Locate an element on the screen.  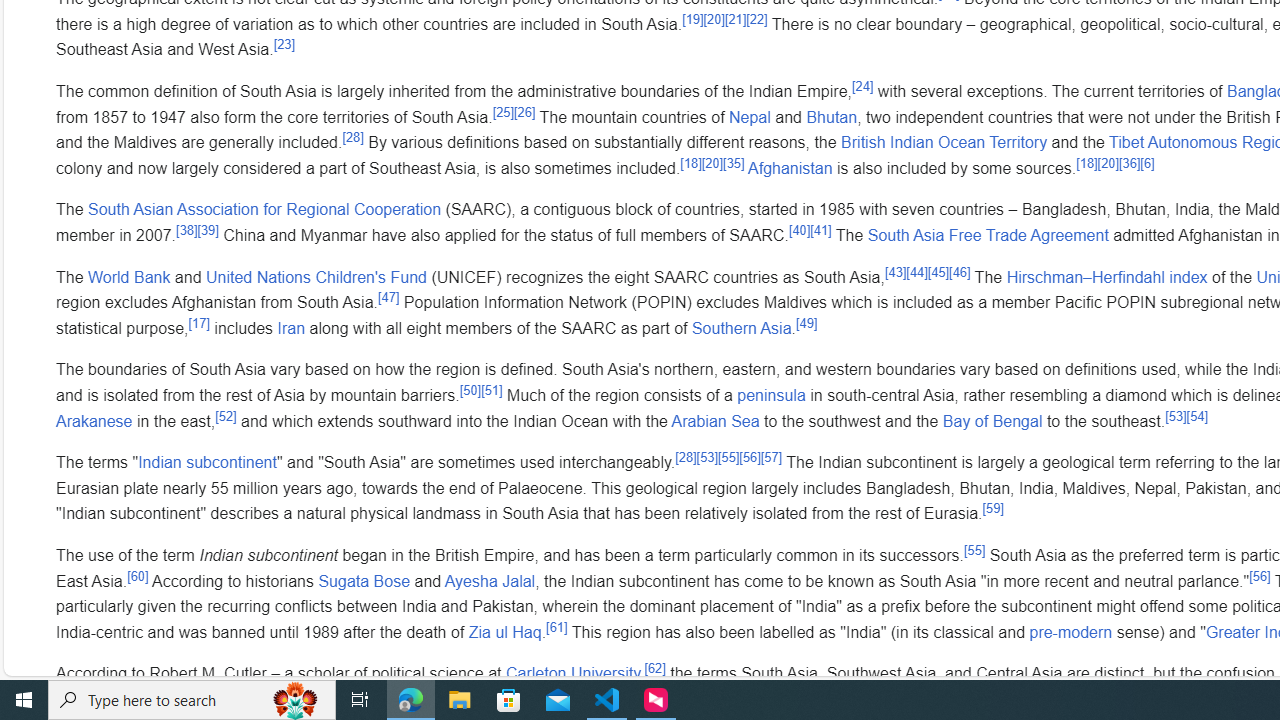
'Bay of Bengal' is located at coordinates (992, 419).